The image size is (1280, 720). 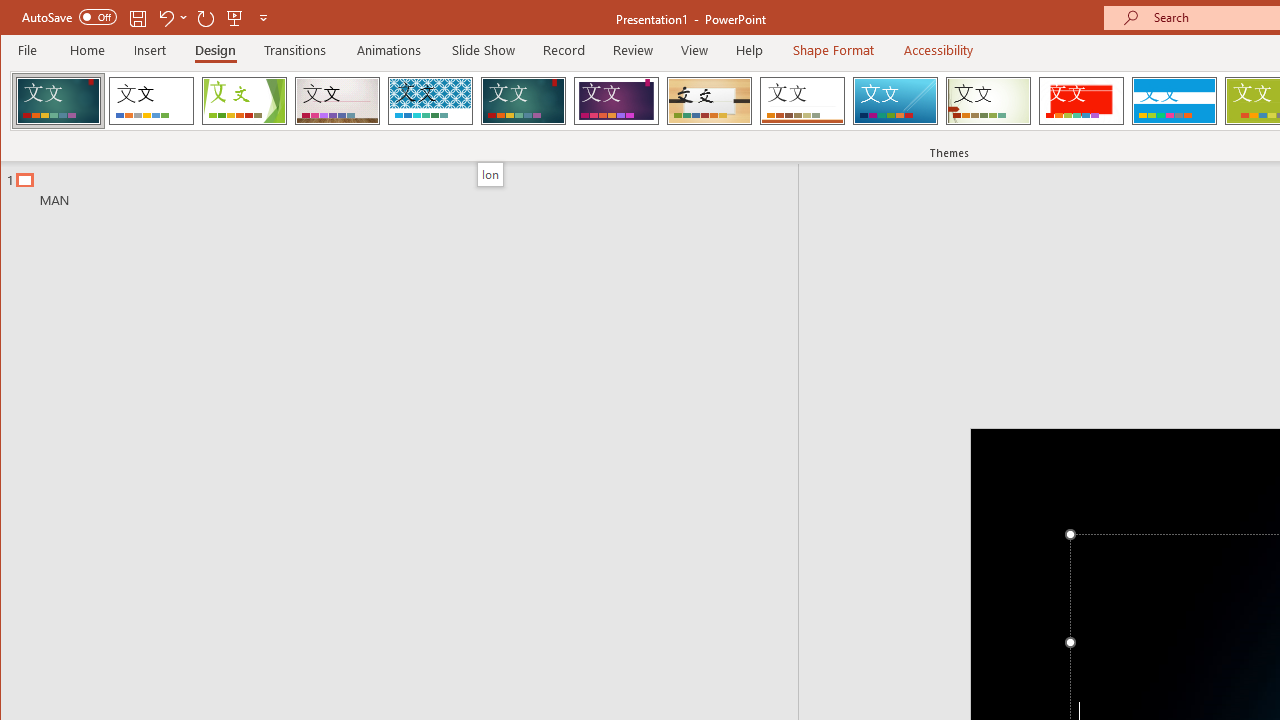 I want to click on 'Ion', so click(x=490, y=173).